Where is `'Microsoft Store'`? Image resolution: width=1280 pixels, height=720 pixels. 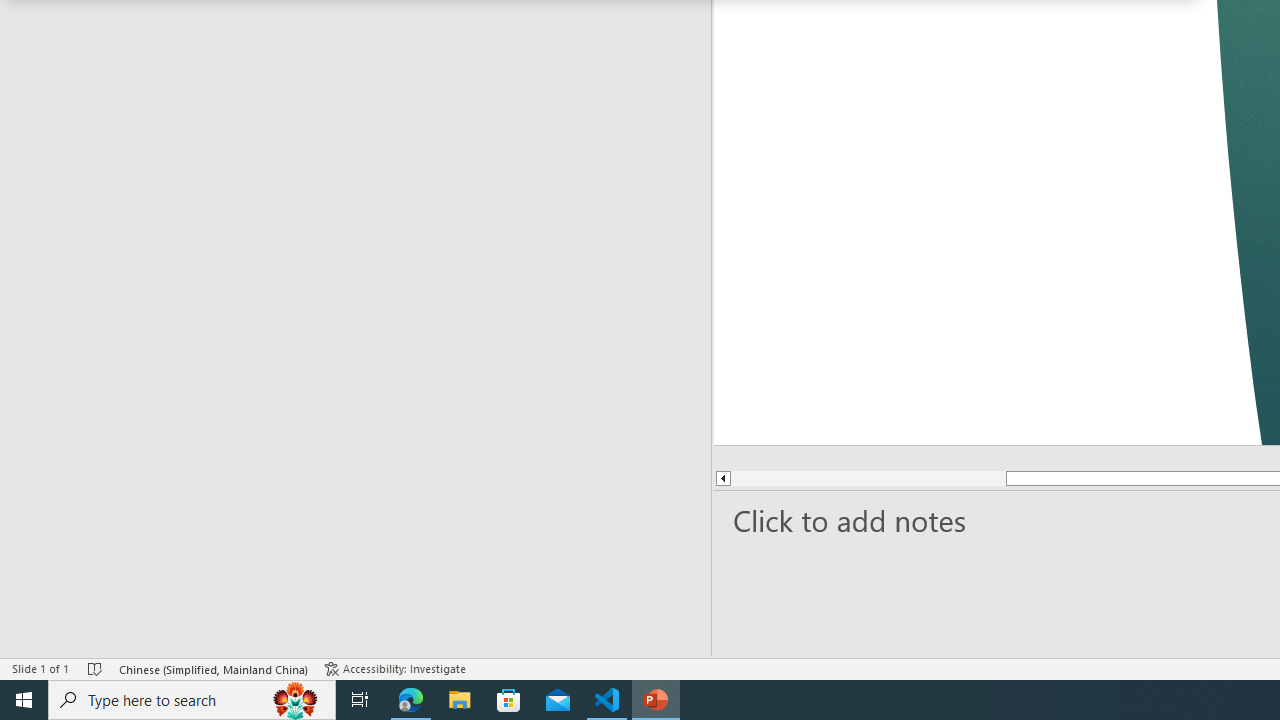
'Microsoft Store' is located at coordinates (509, 698).